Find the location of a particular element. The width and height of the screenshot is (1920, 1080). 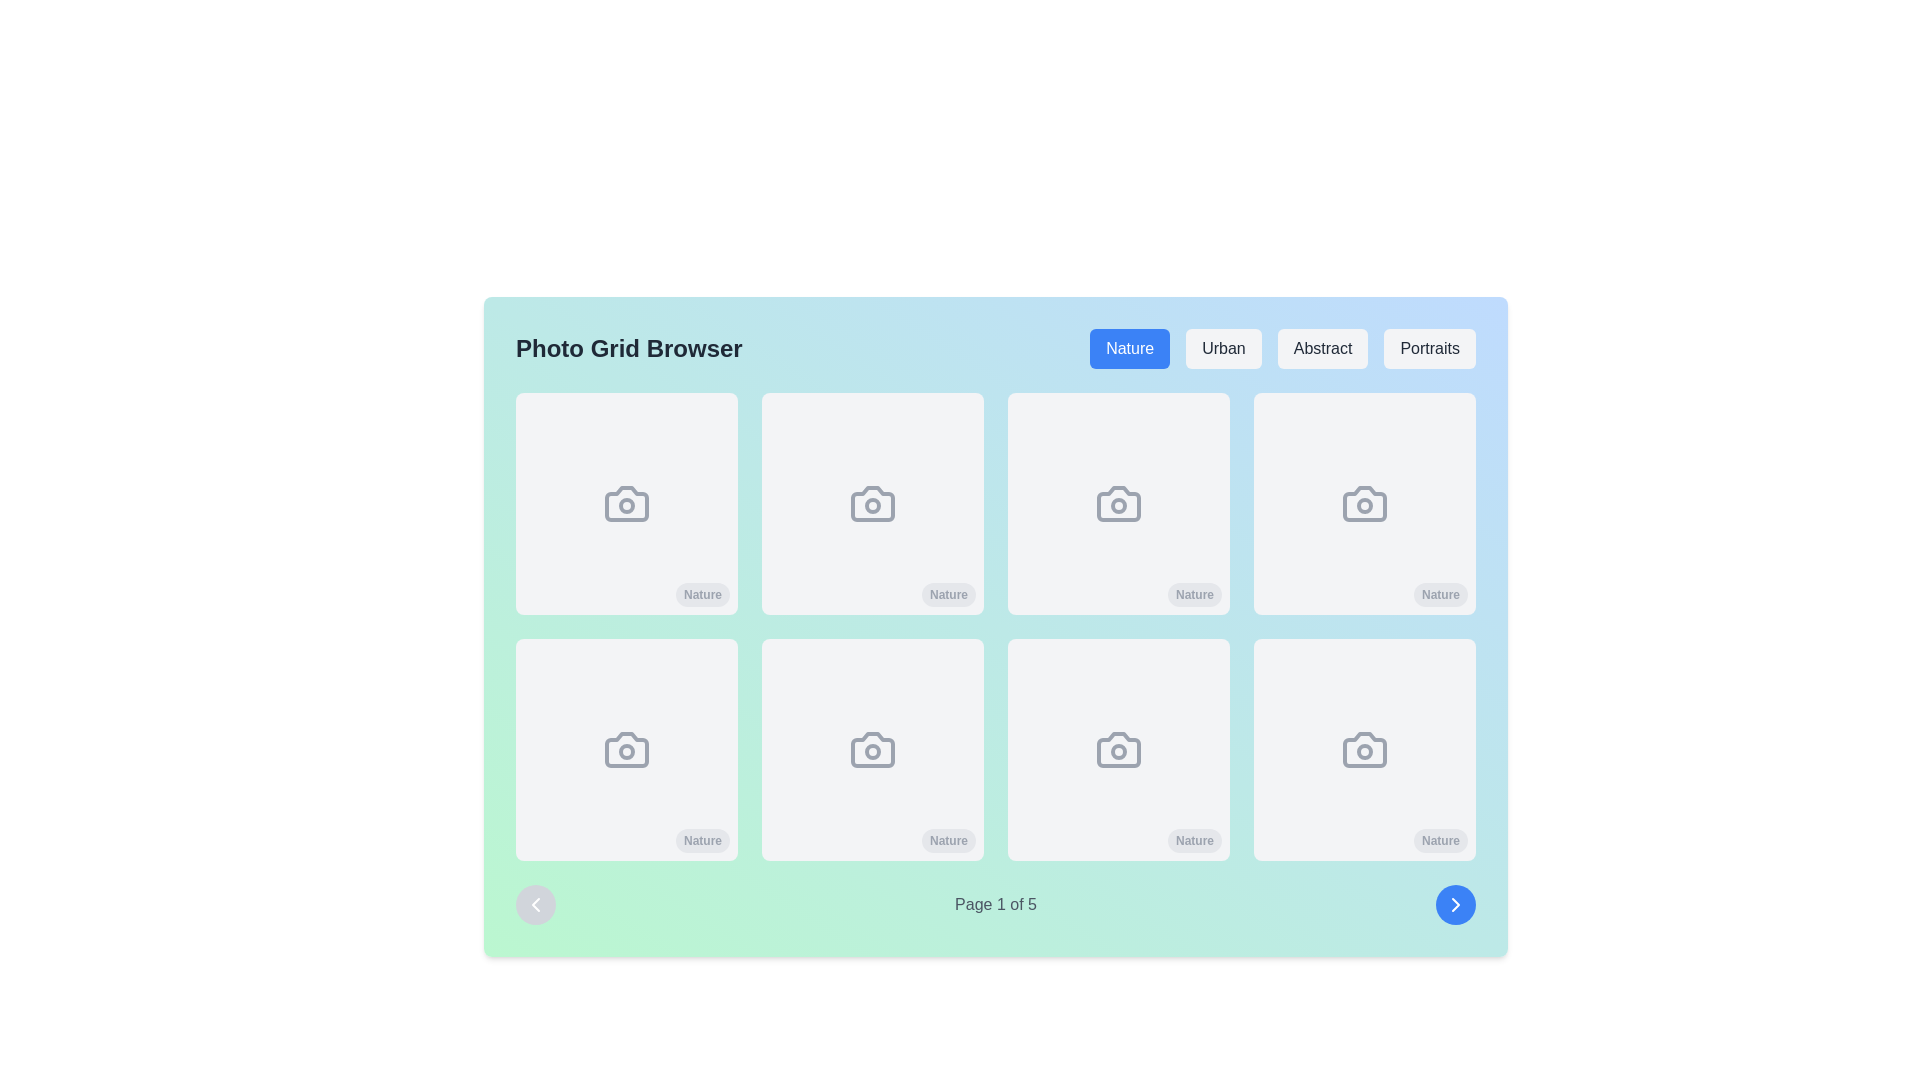

the 'Urban' button is located at coordinates (1223, 347).